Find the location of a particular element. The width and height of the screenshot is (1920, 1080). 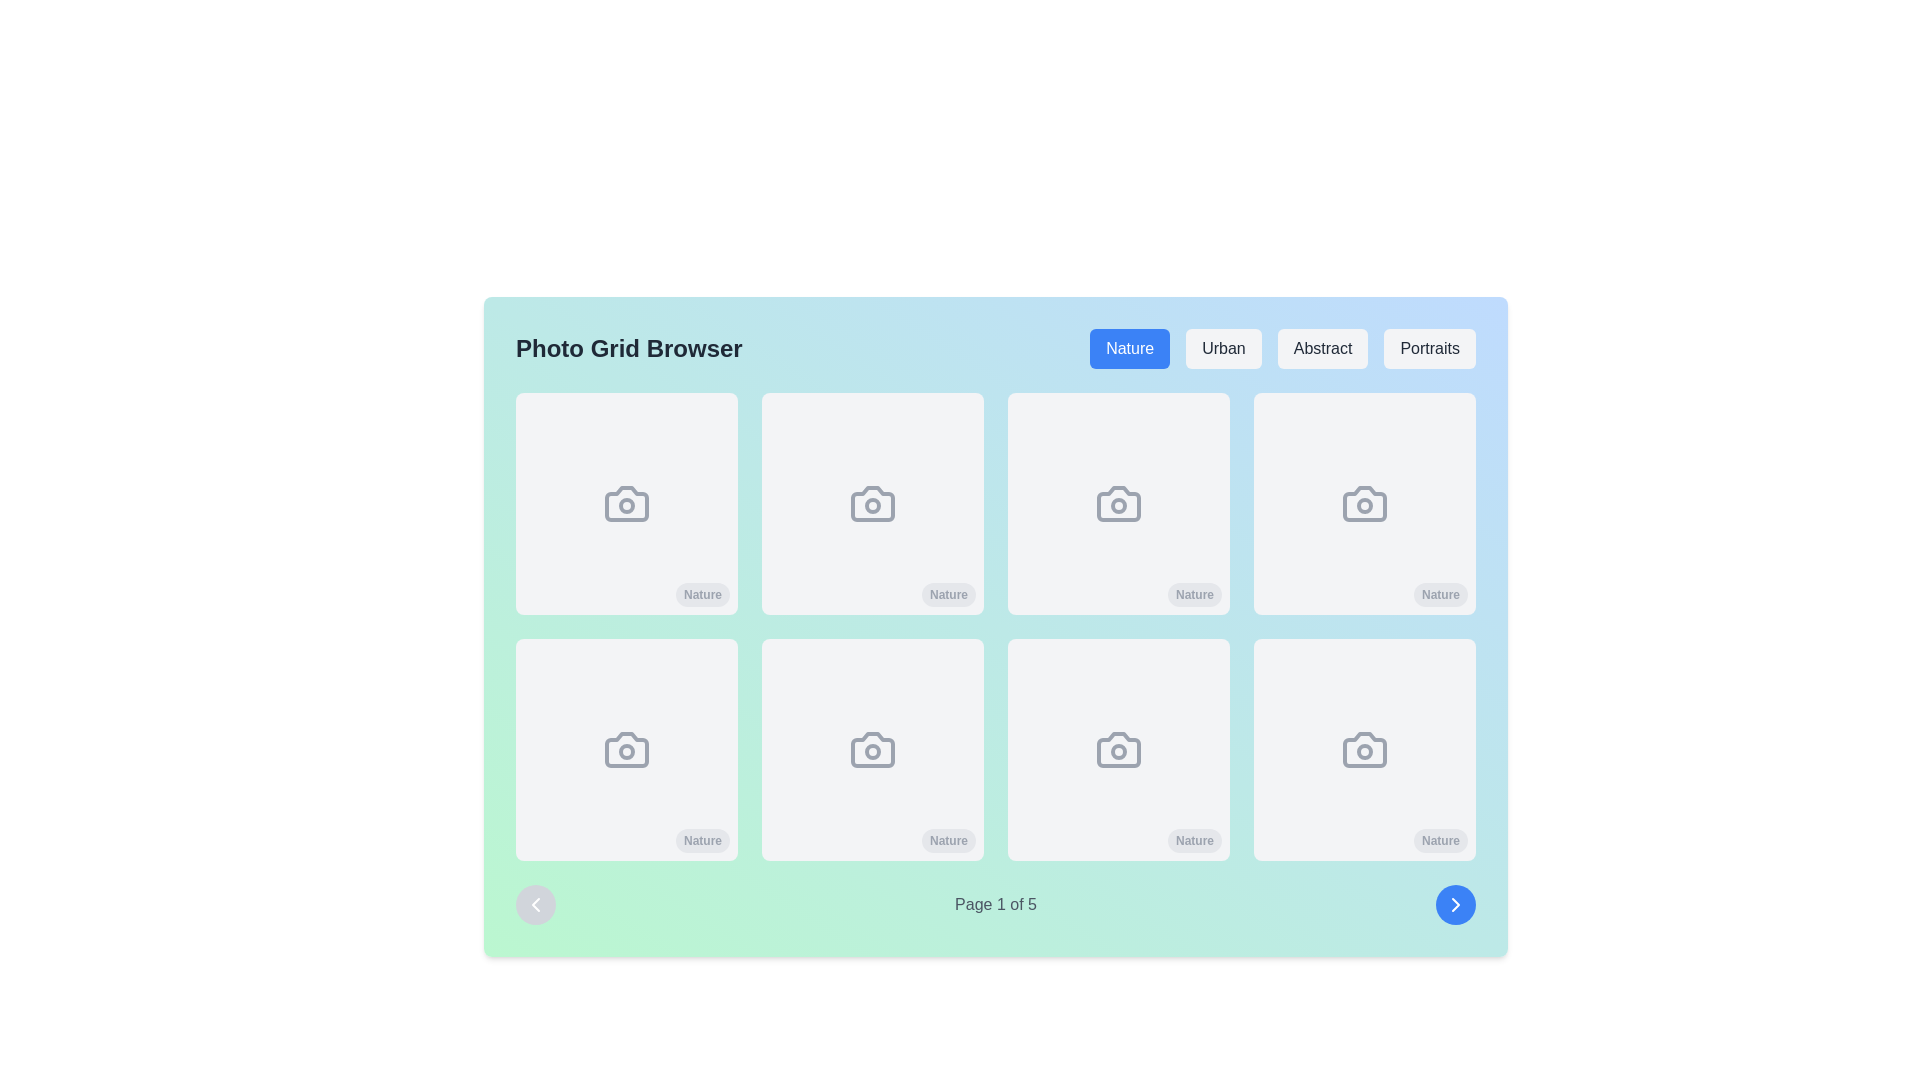

the 'Urban' button is located at coordinates (1223, 347).